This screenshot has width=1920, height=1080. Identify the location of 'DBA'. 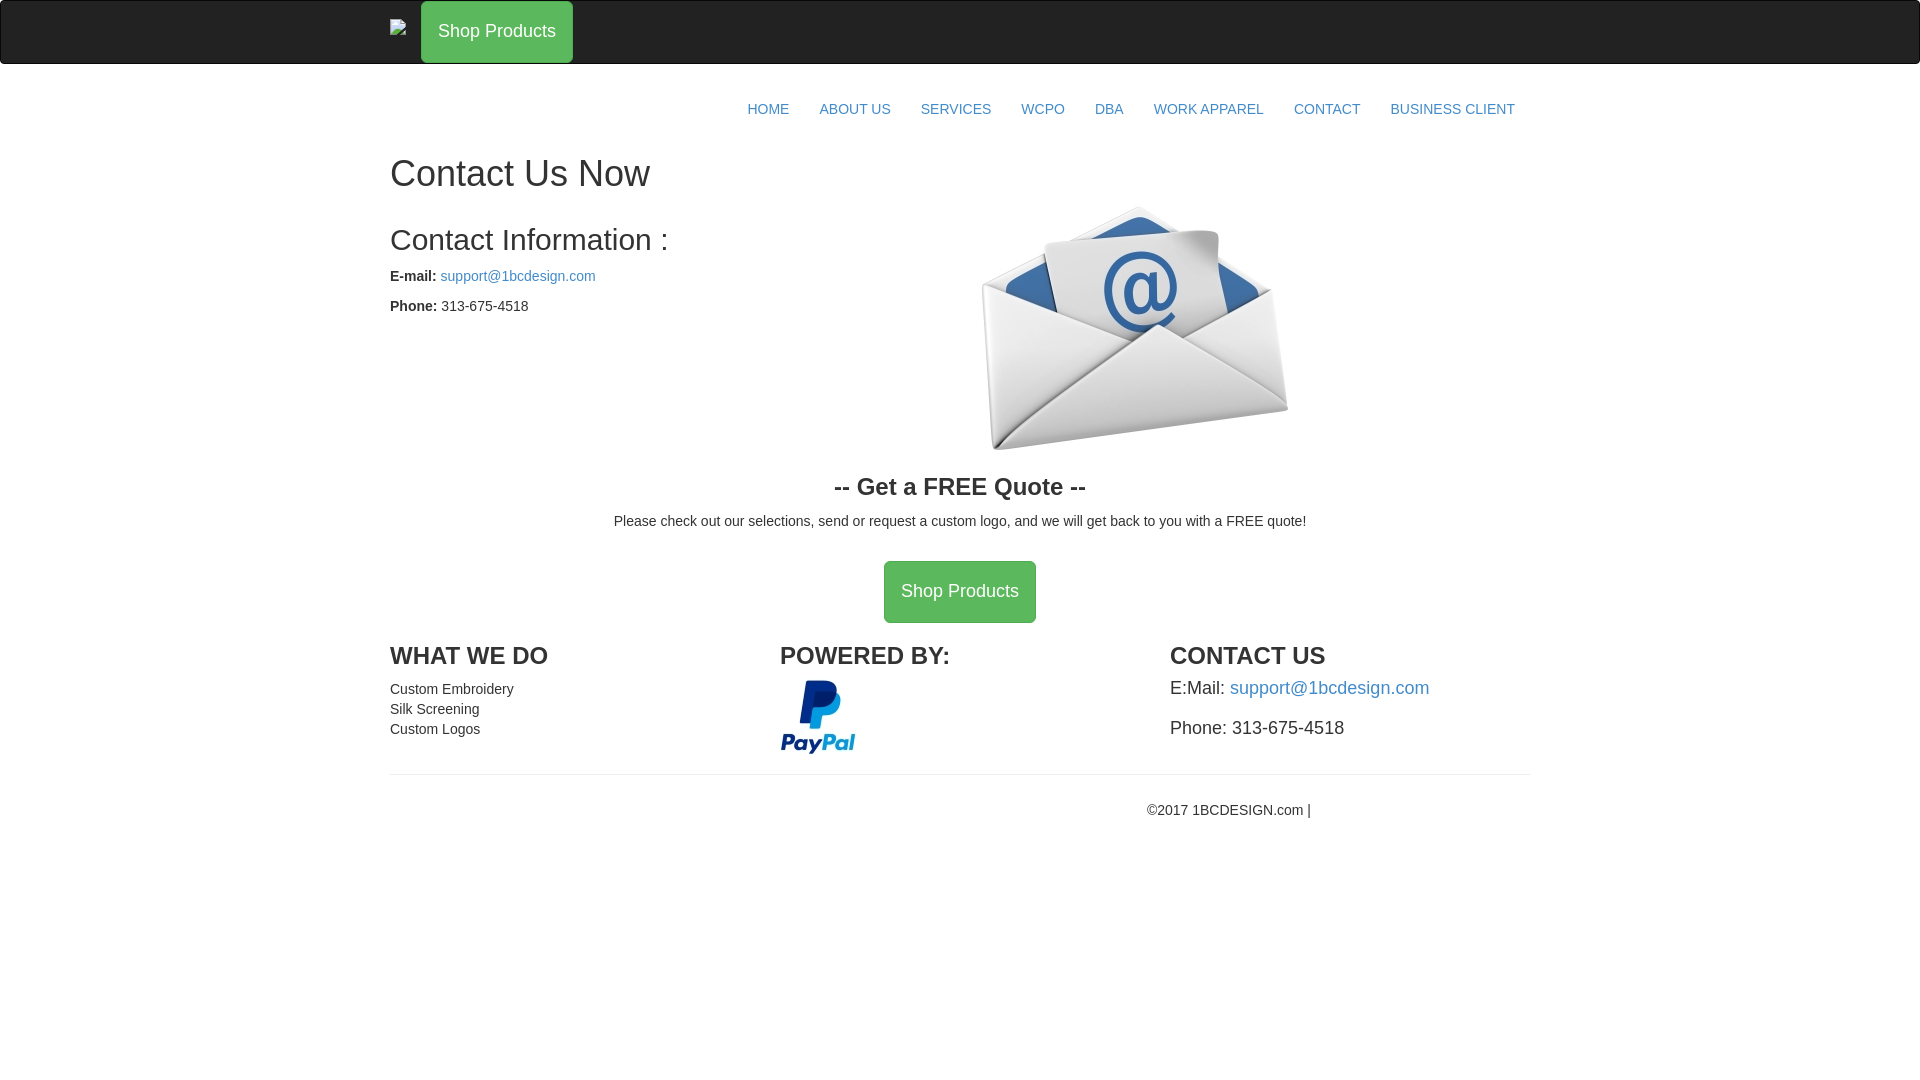
(1108, 108).